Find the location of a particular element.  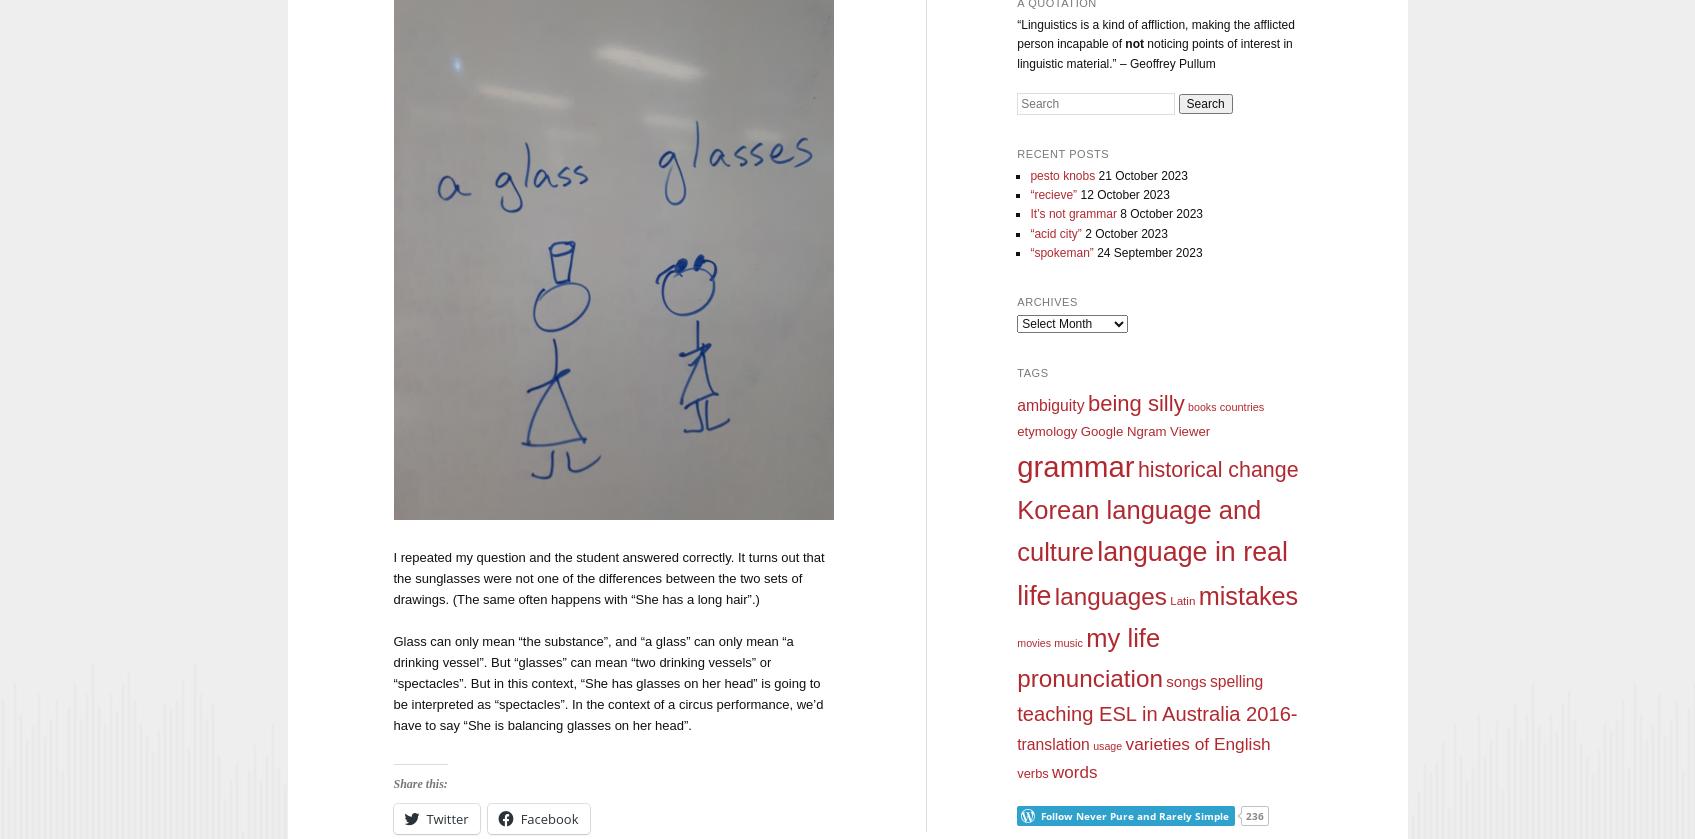

'Facebook' is located at coordinates (549, 817).